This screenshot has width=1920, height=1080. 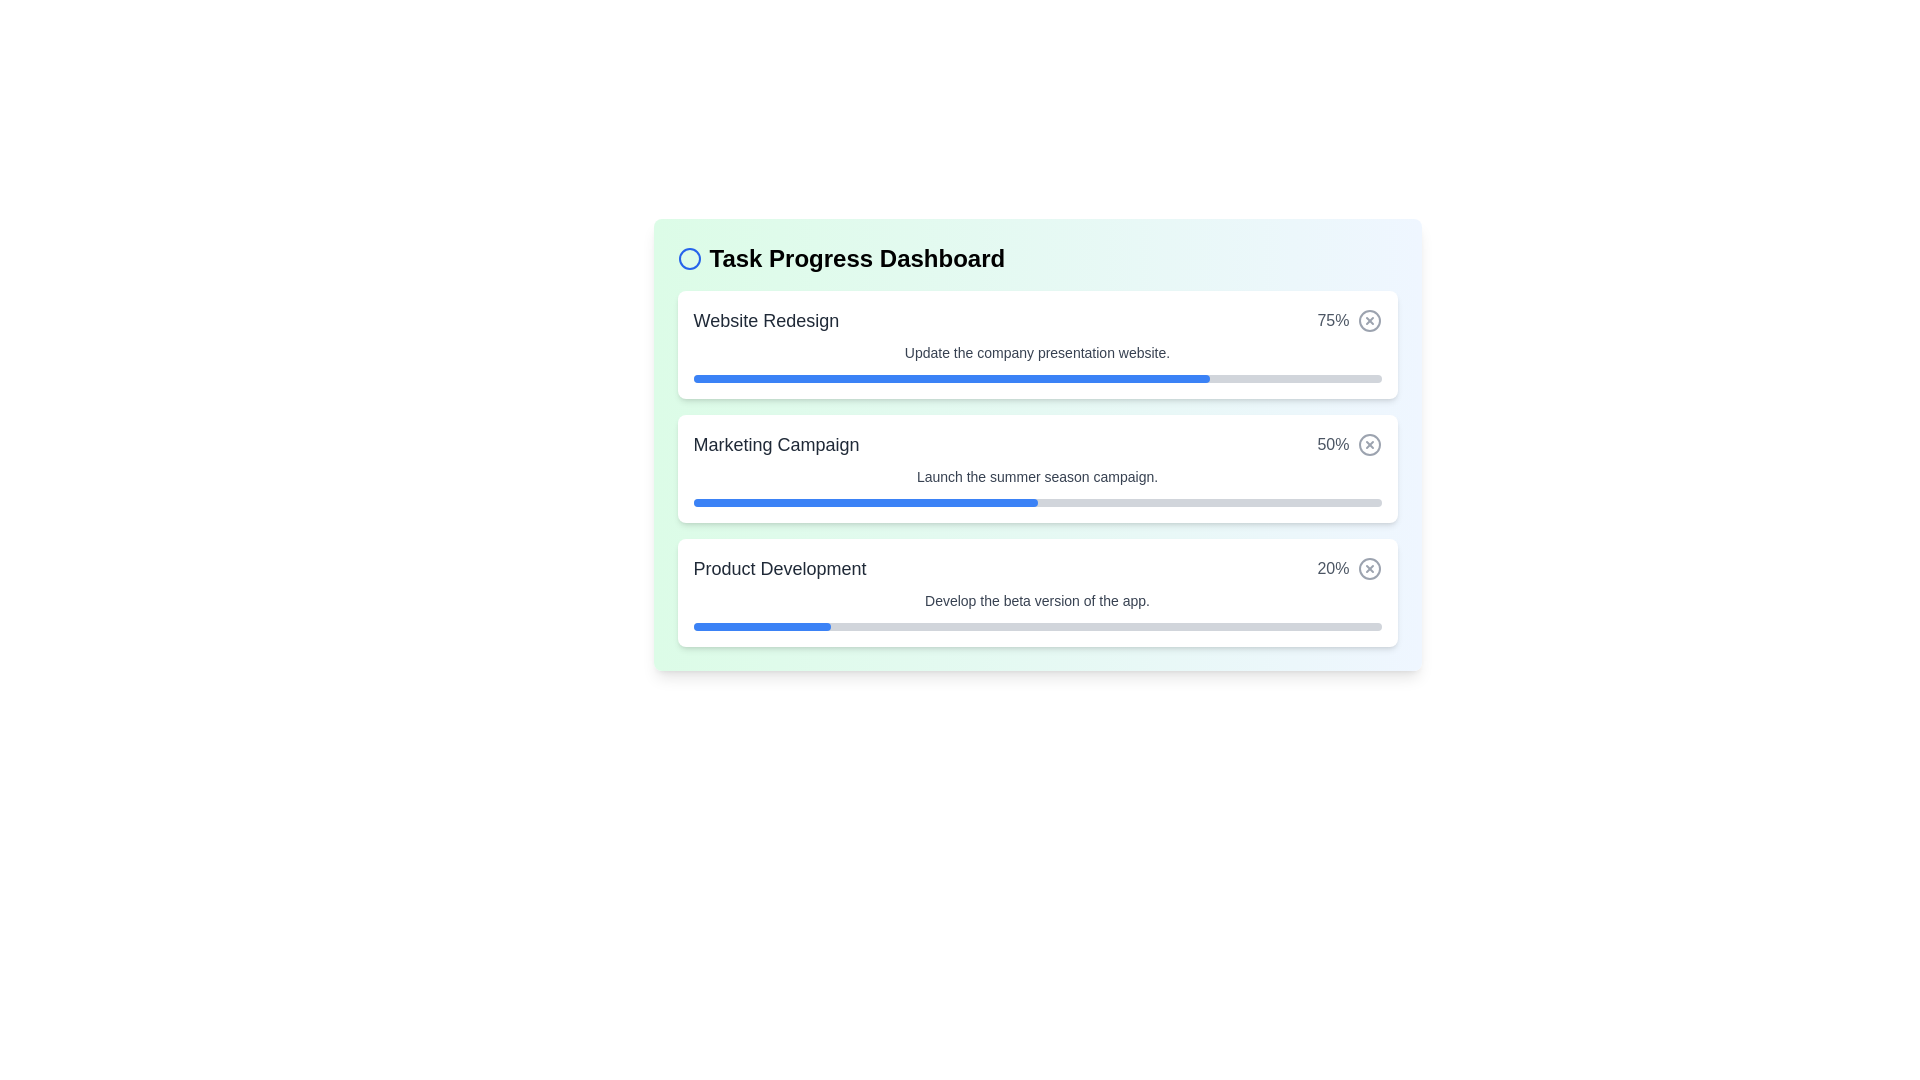 What do you see at coordinates (1037, 343) in the screenshot?
I see `the 'Website Redesign' task card, which is the topmost entry in the list` at bounding box center [1037, 343].